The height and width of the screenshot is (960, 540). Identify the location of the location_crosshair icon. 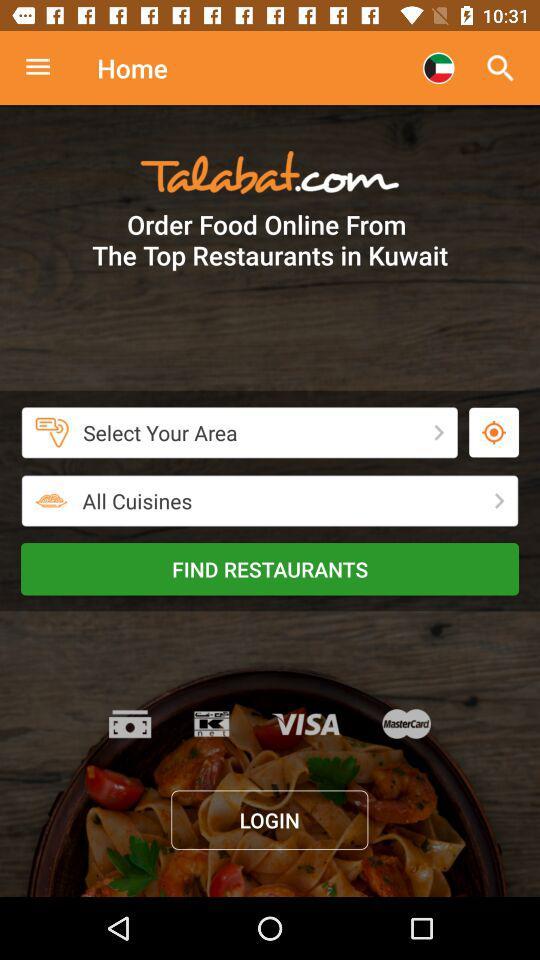
(493, 432).